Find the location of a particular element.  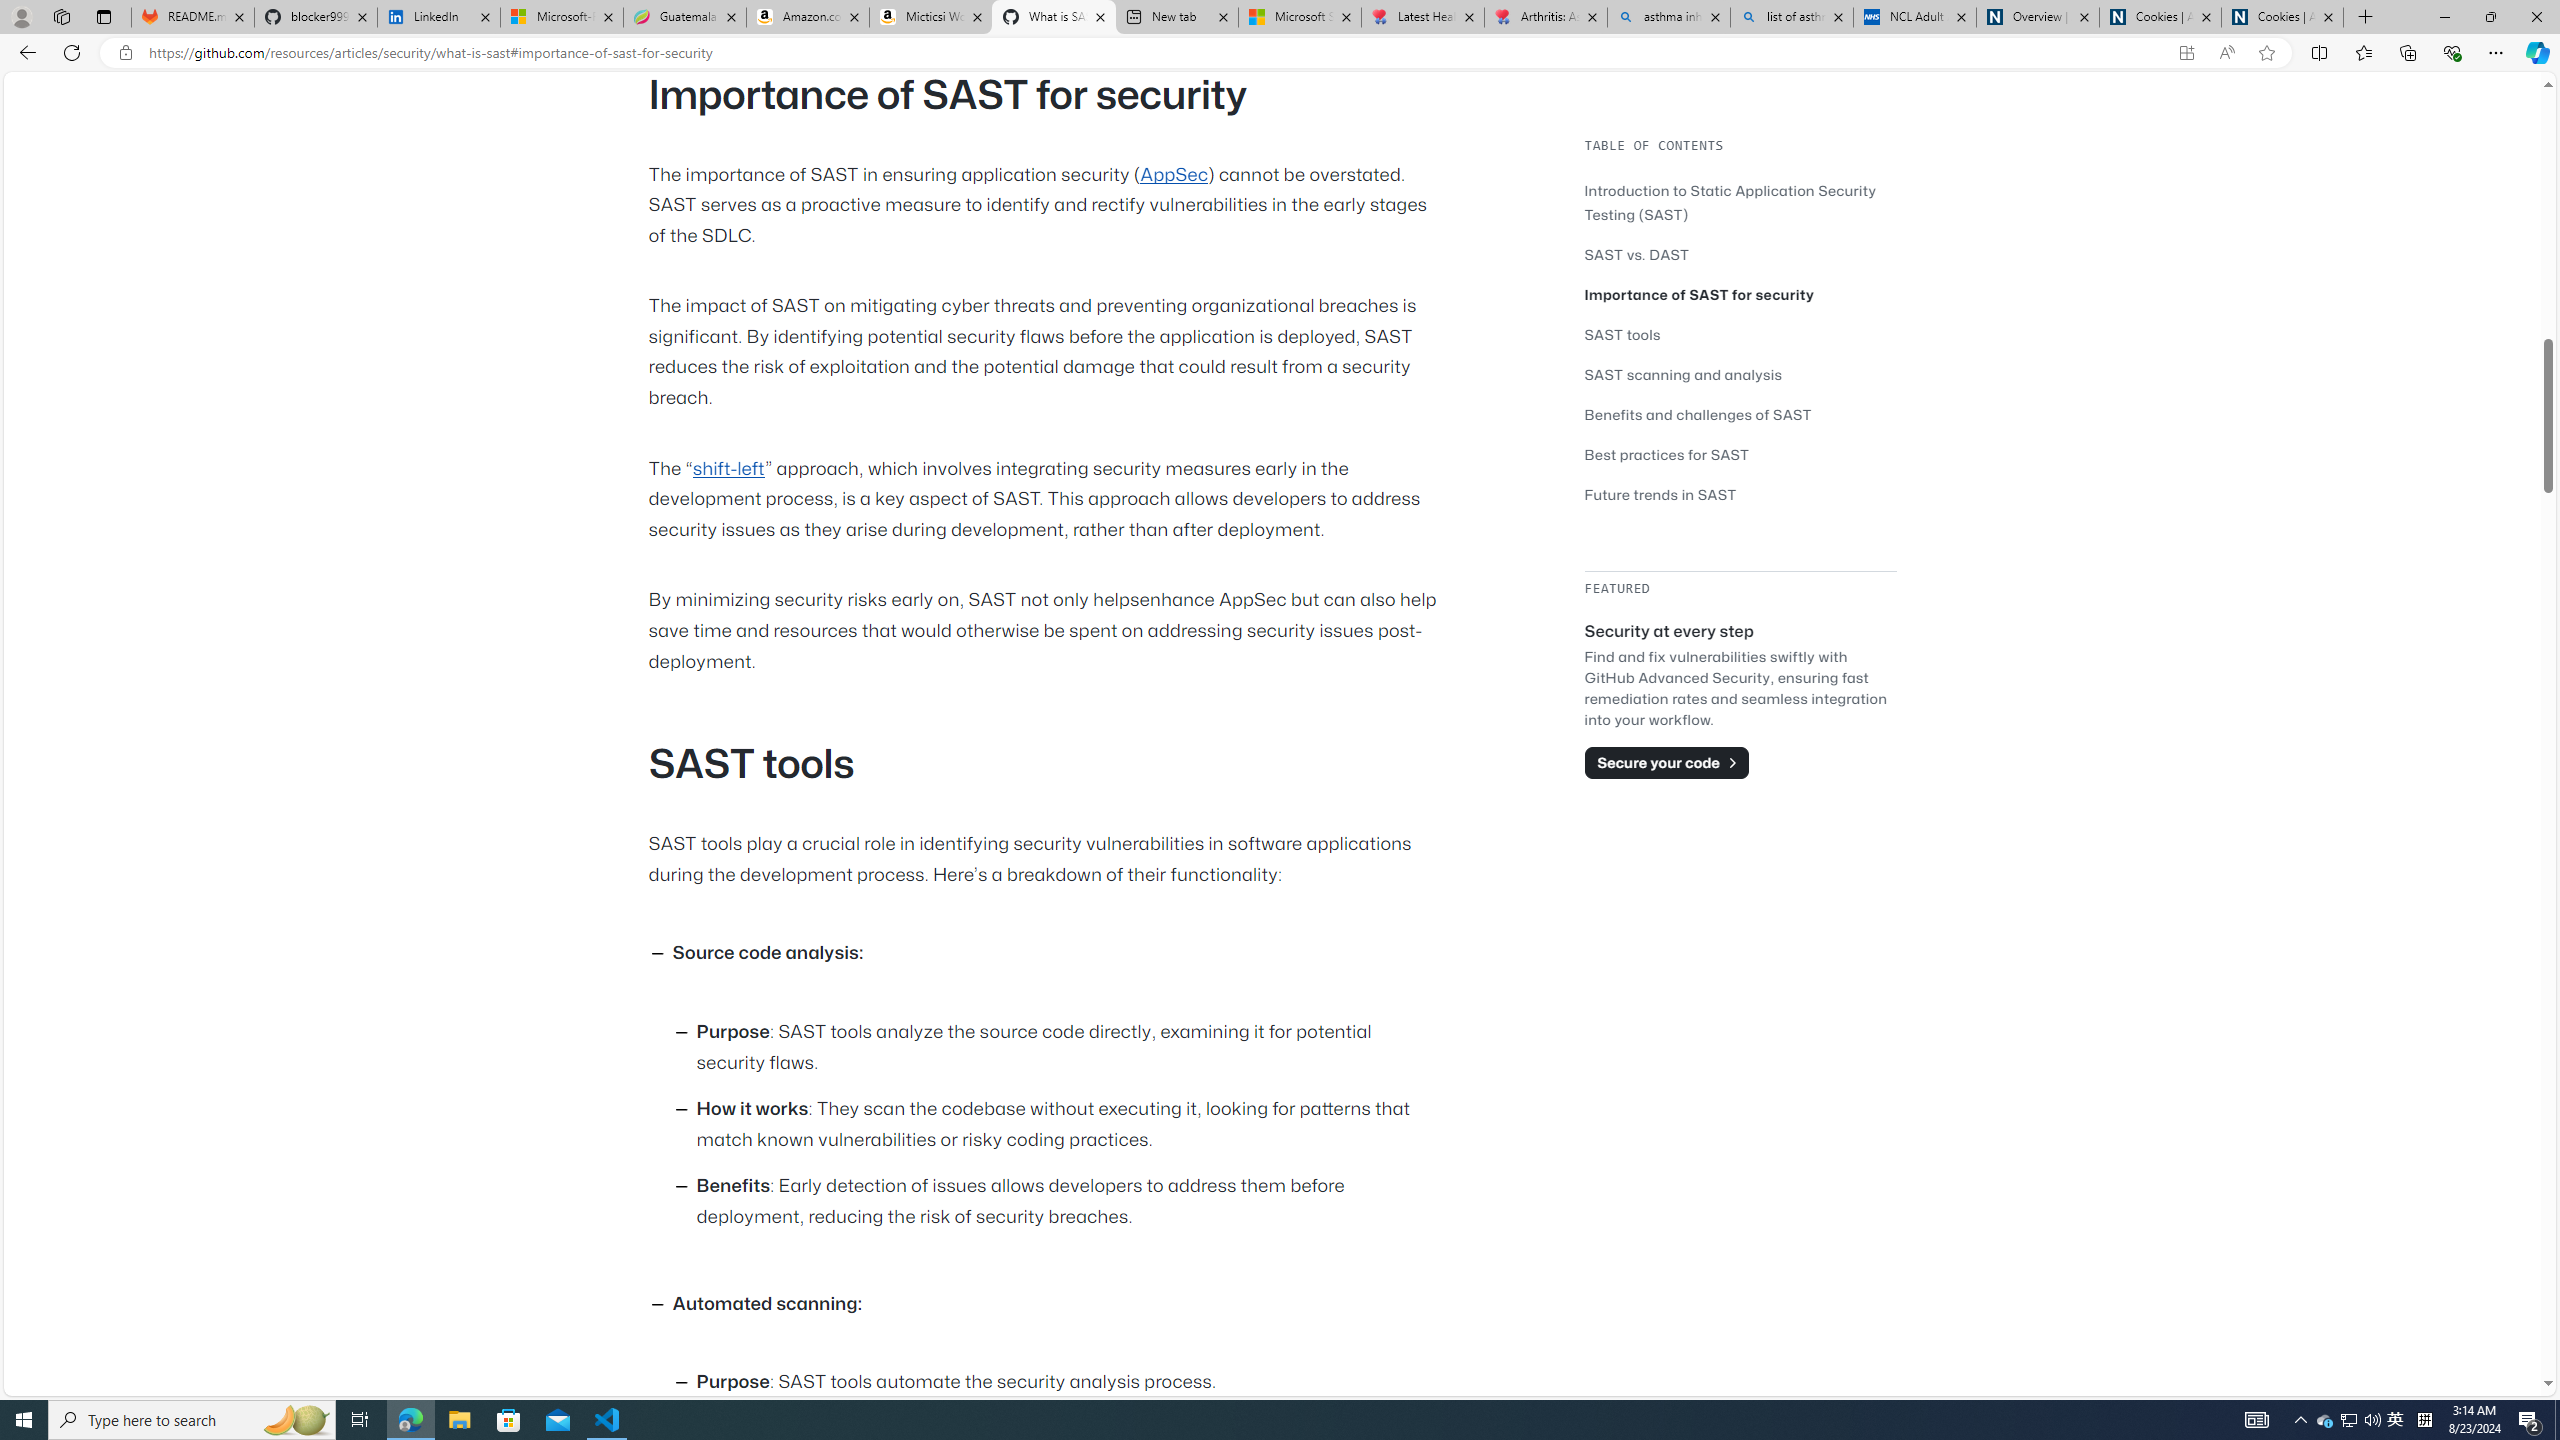

'Introduction to Static Application Security Testing (SAST)' is located at coordinates (1729, 202).